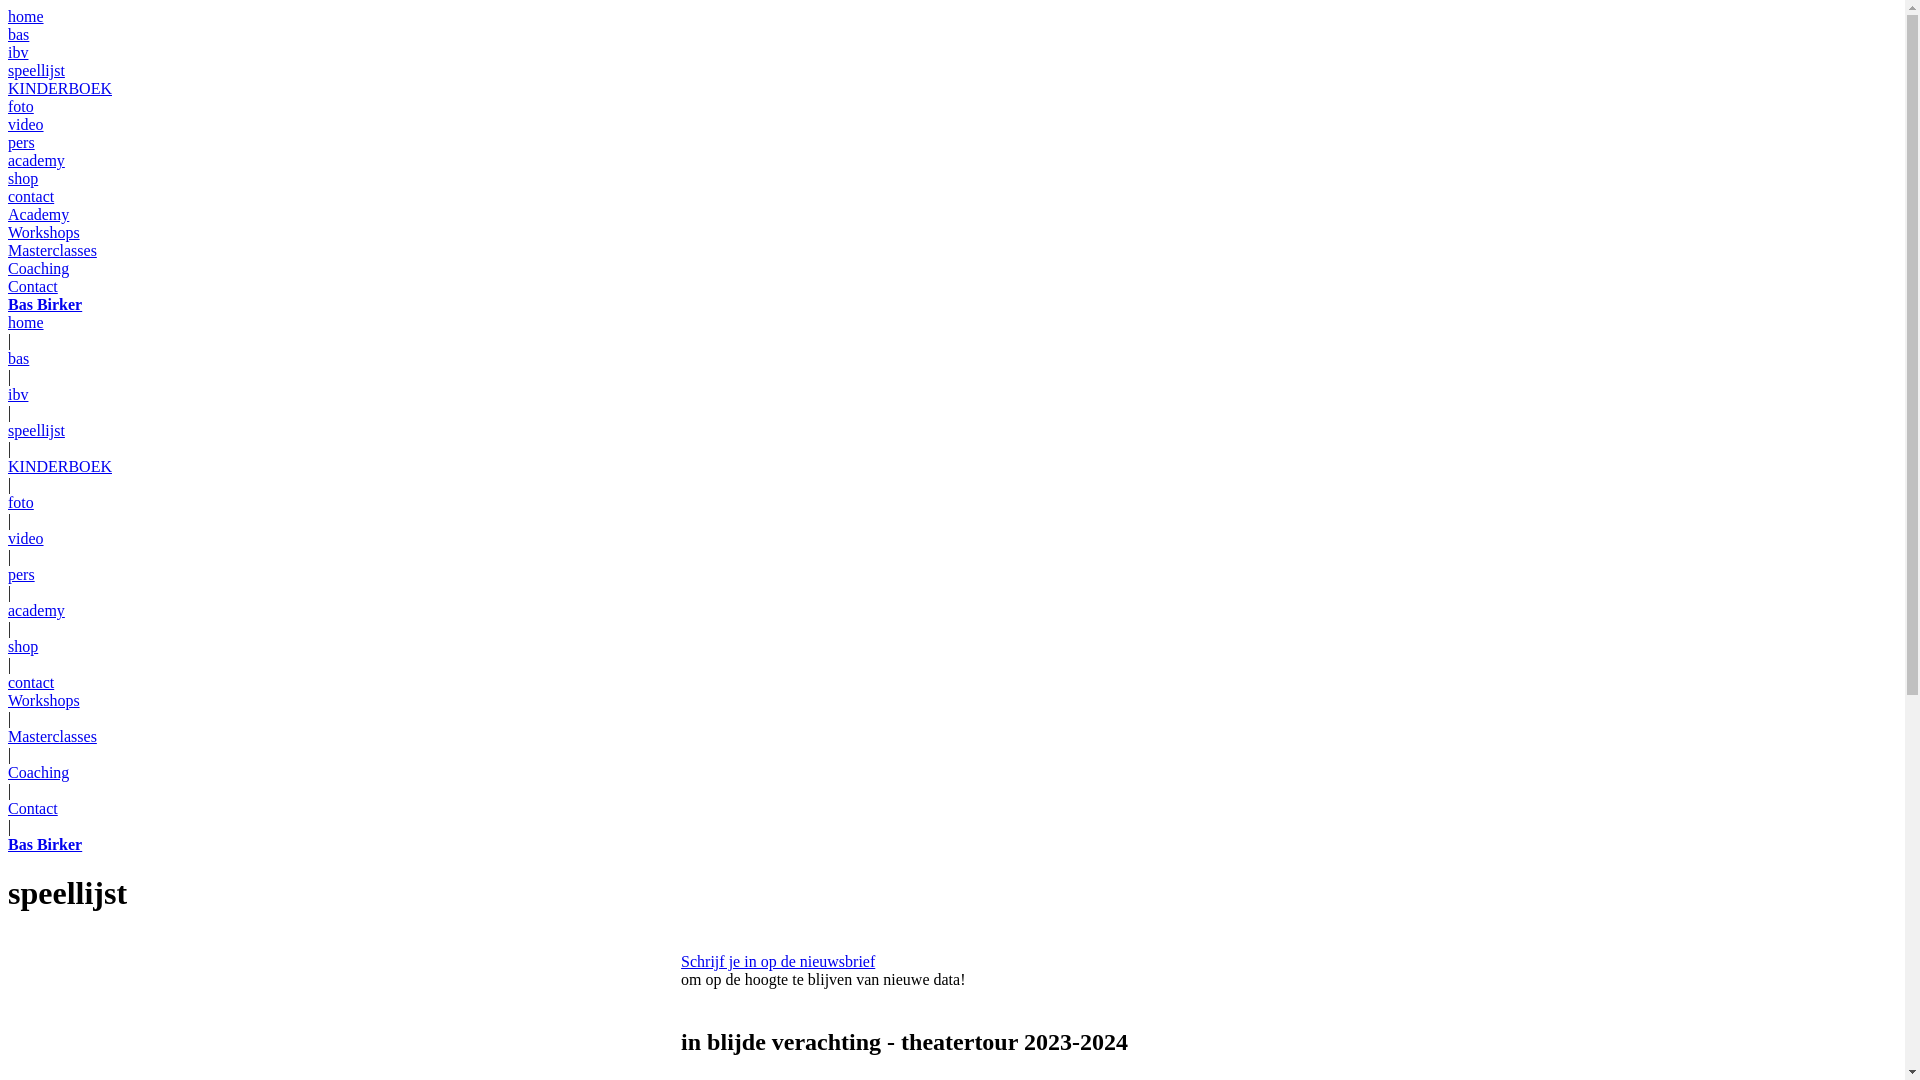 The width and height of the screenshot is (1920, 1080). I want to click on 'contact', so click(30, 681).